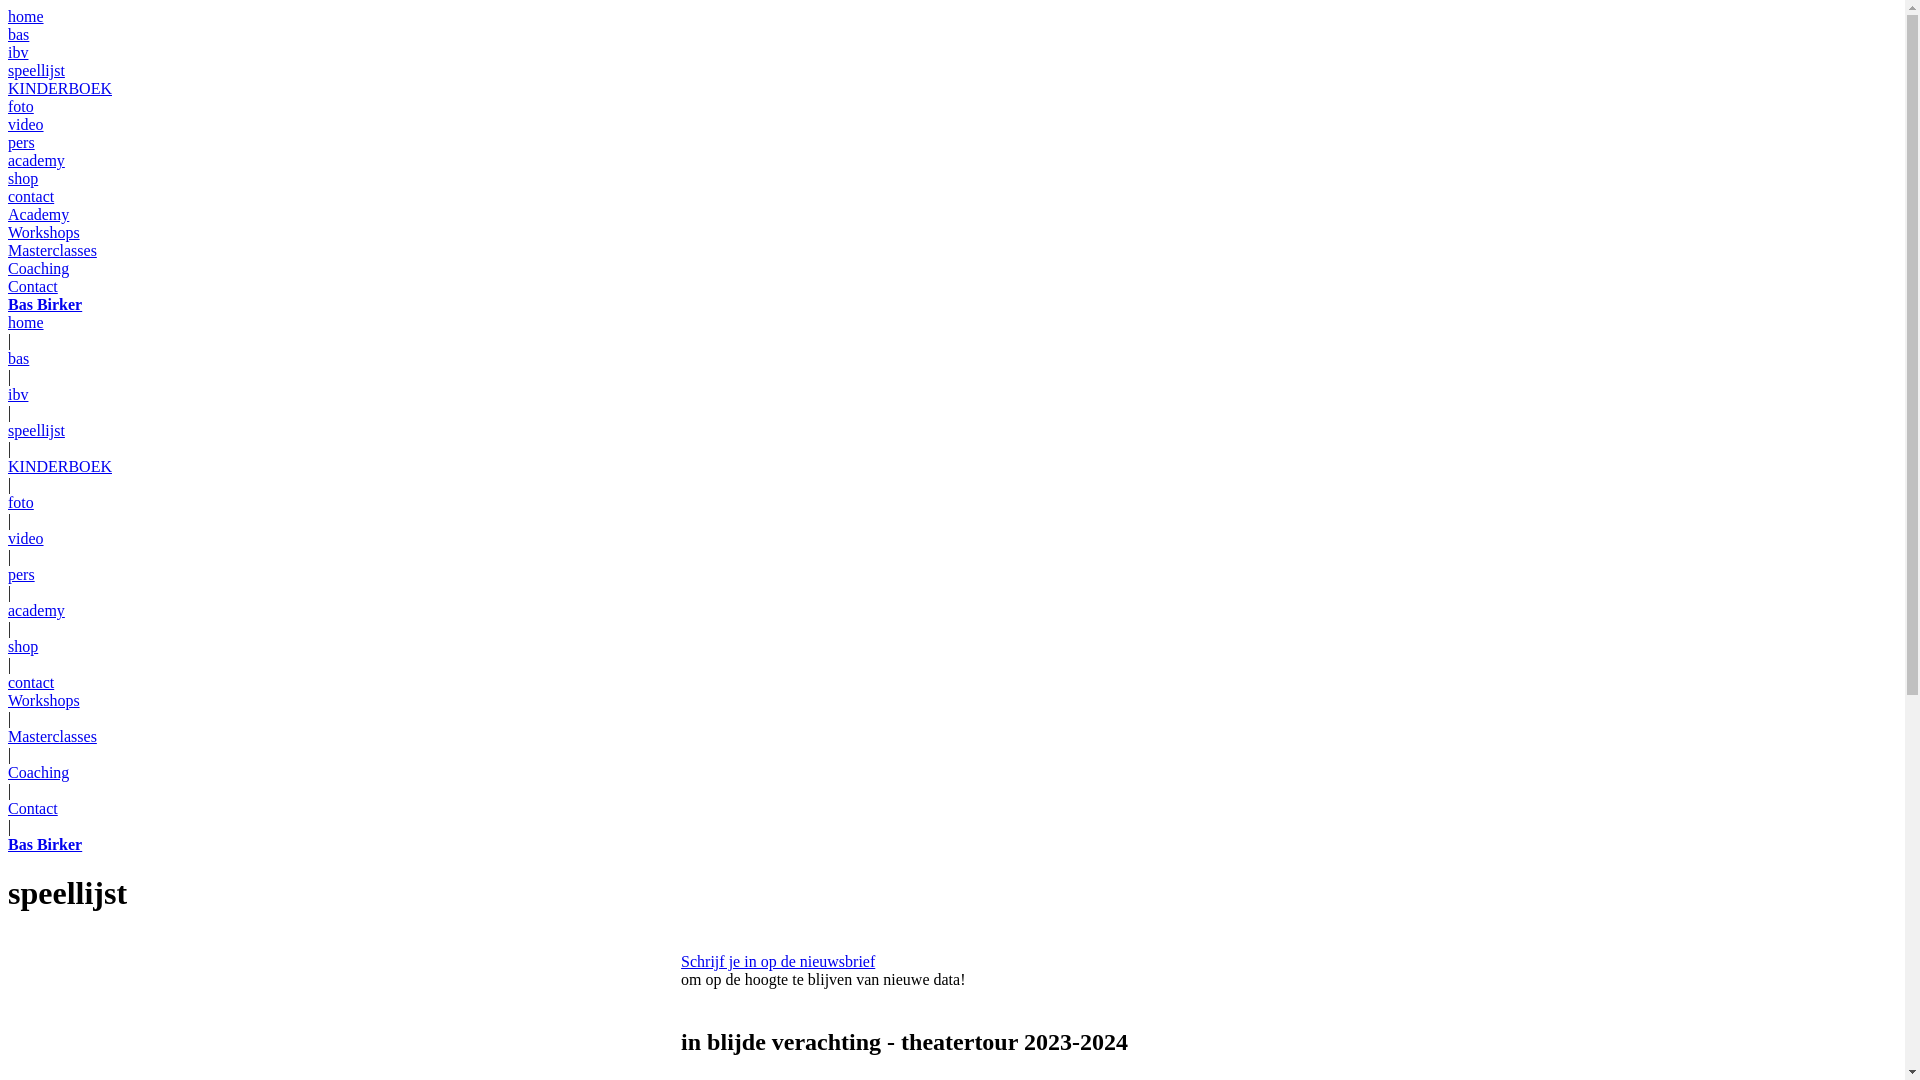 The width and height of the screenshot is (1920, 1080). I want to click on 'contact', so click(30, 681).